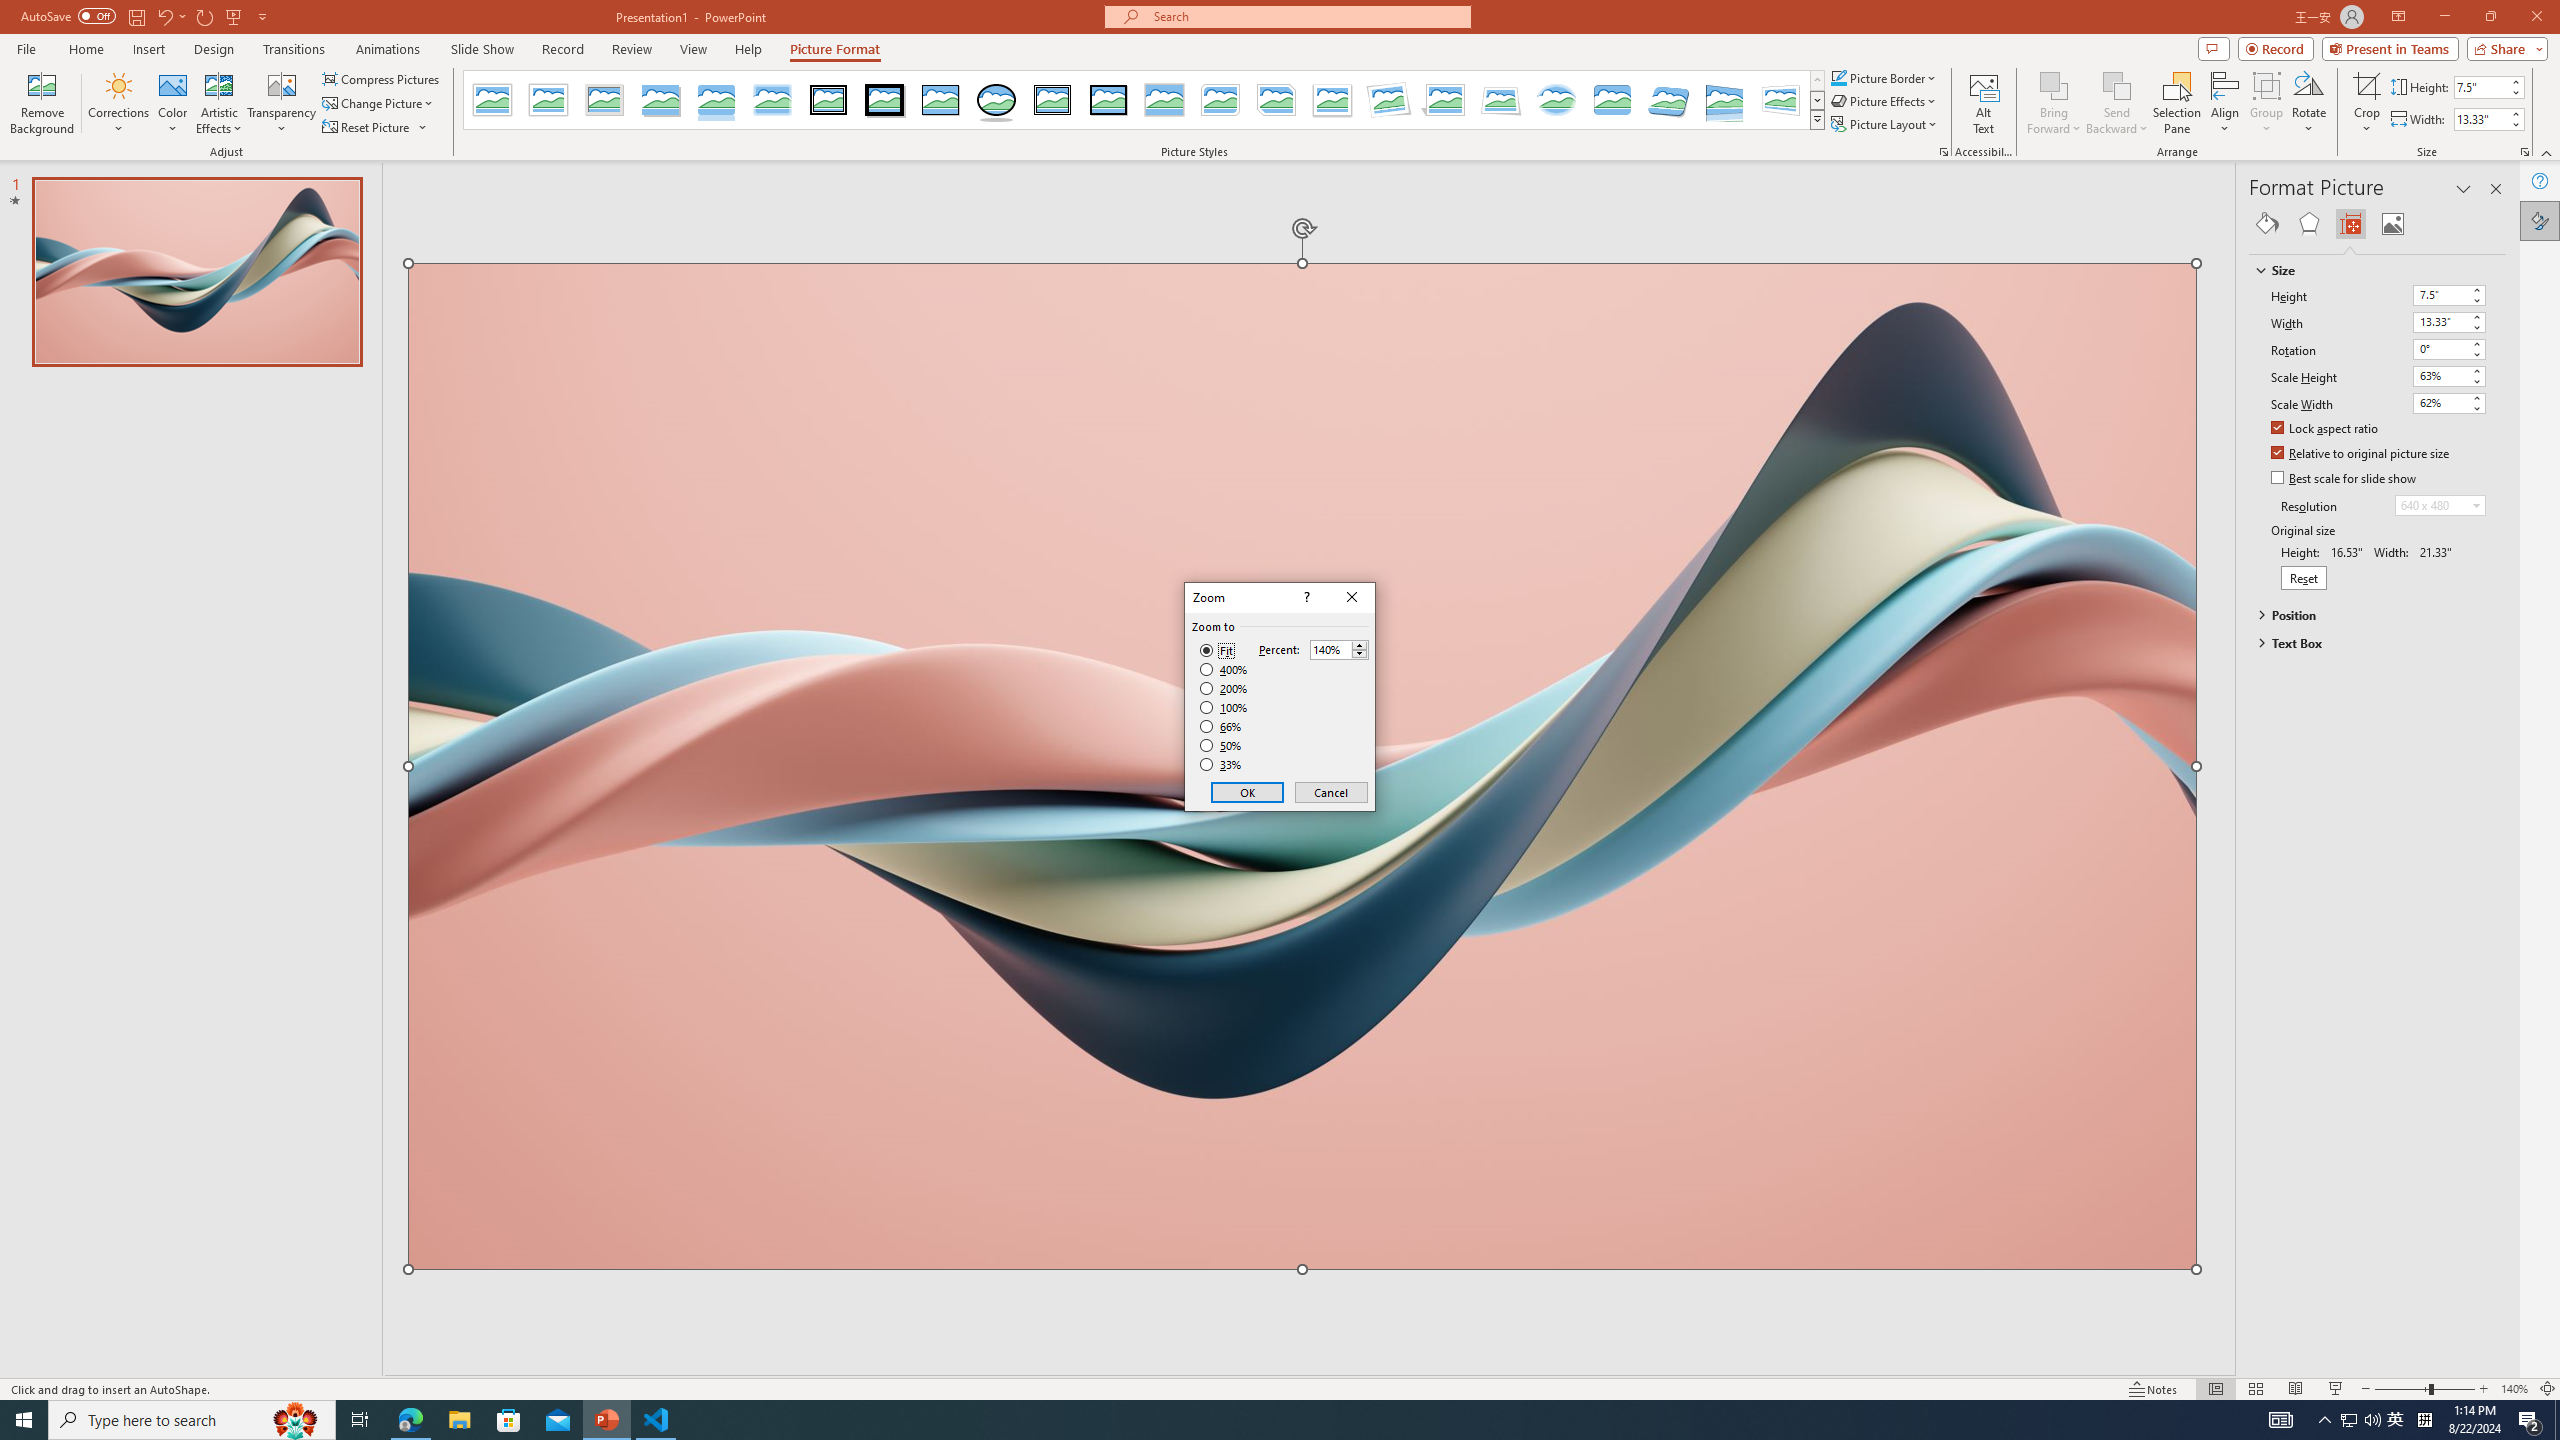  What do you see at coordinates (2515, 1389) in the screenshot?
I see `'Zoom 140%'` at bounding box center [2515, 1389].